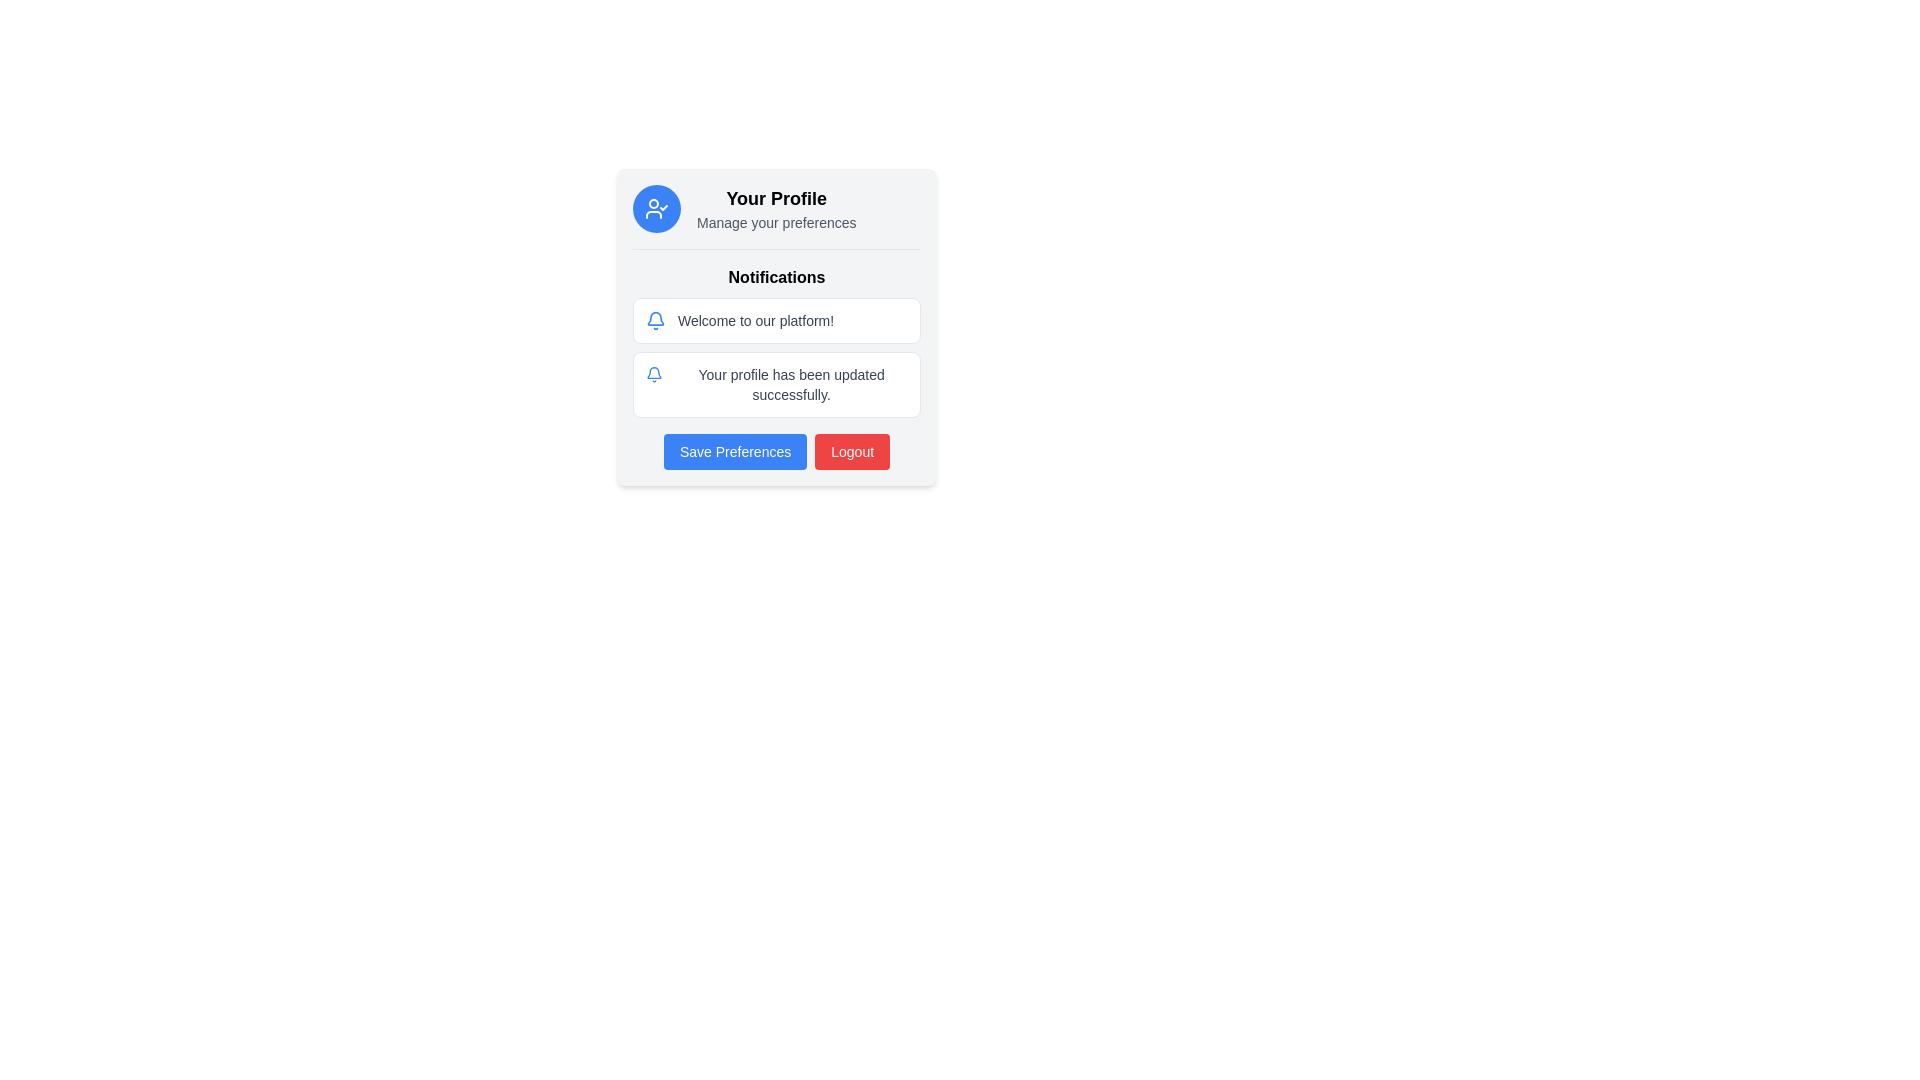 The height and width of the screenshot is (1080, 1920). What do you see at coordinates (776, 319) in the screenshot?
I see `the first Notification card in the Notifications section that informs the user about their introduction to the platform` at bounding box center [776, 319].